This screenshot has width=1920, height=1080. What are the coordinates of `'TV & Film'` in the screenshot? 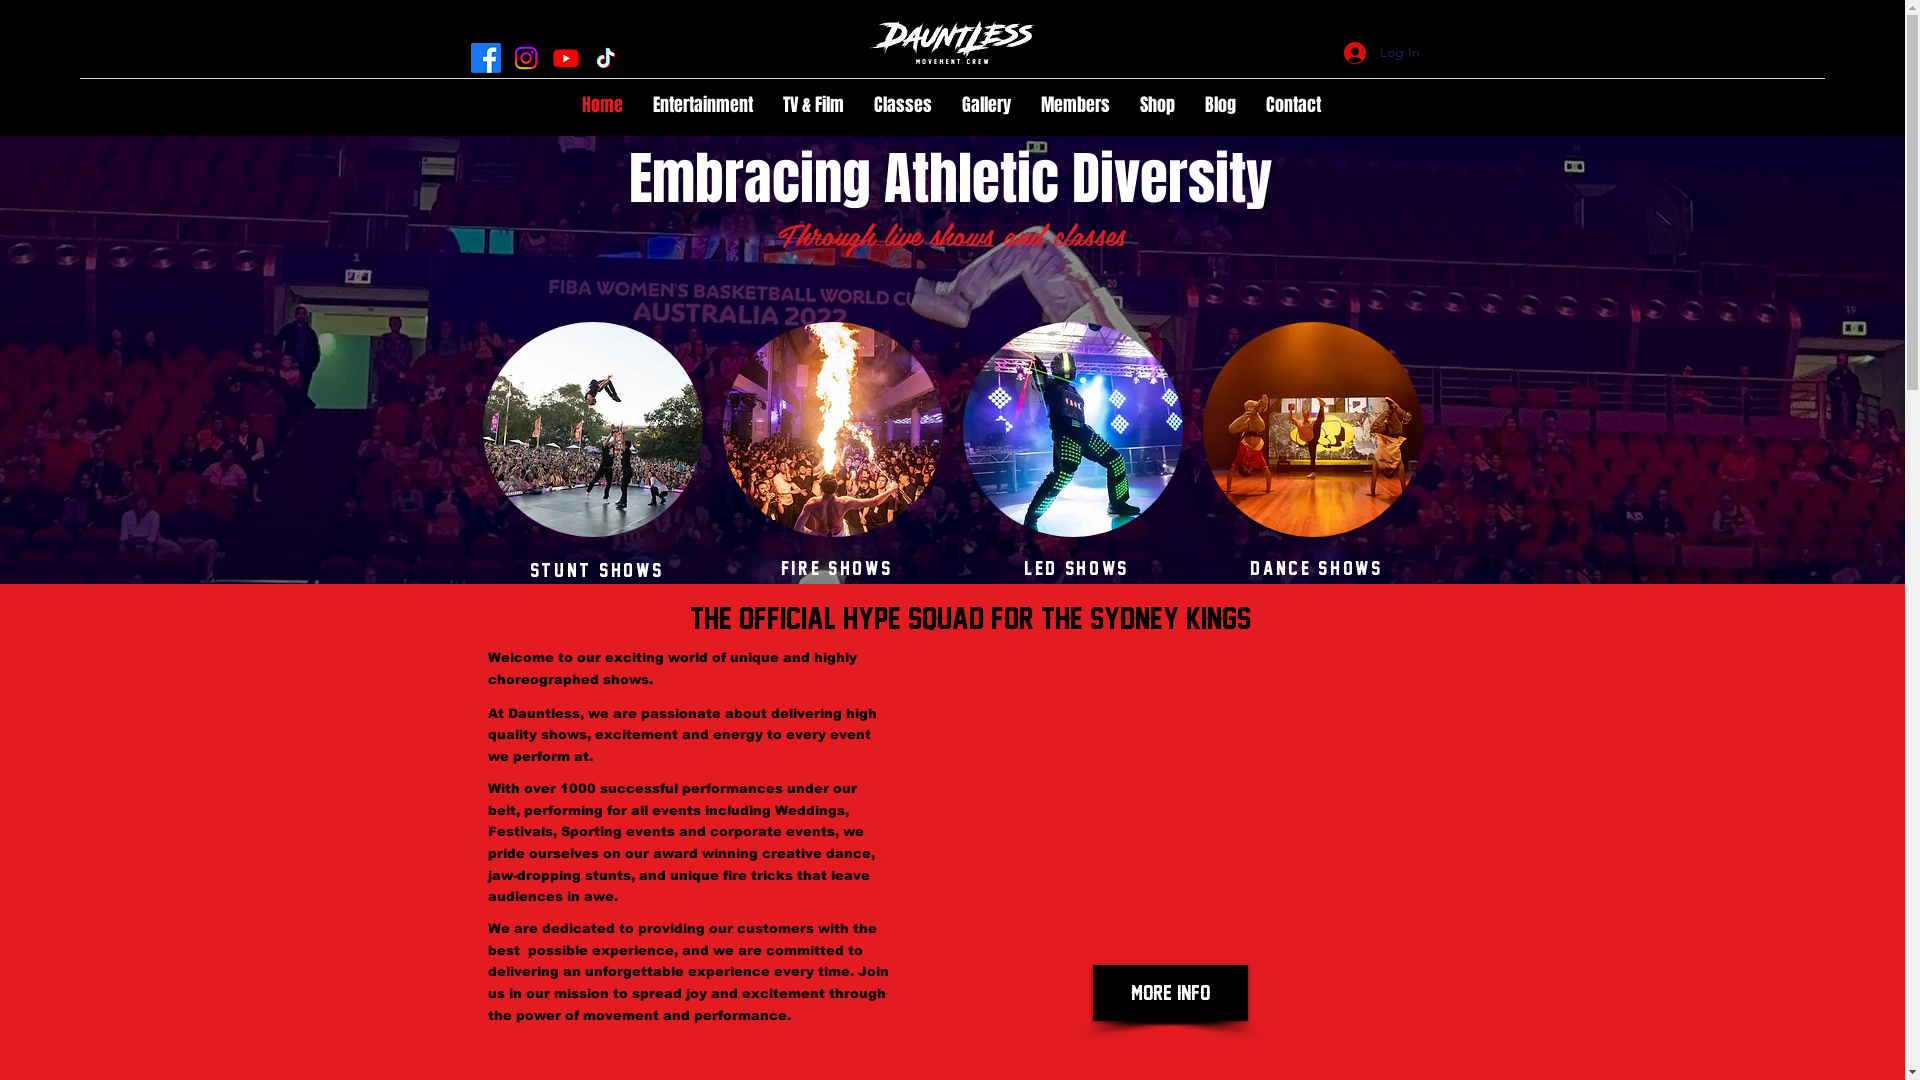 It's located at (813, 105).